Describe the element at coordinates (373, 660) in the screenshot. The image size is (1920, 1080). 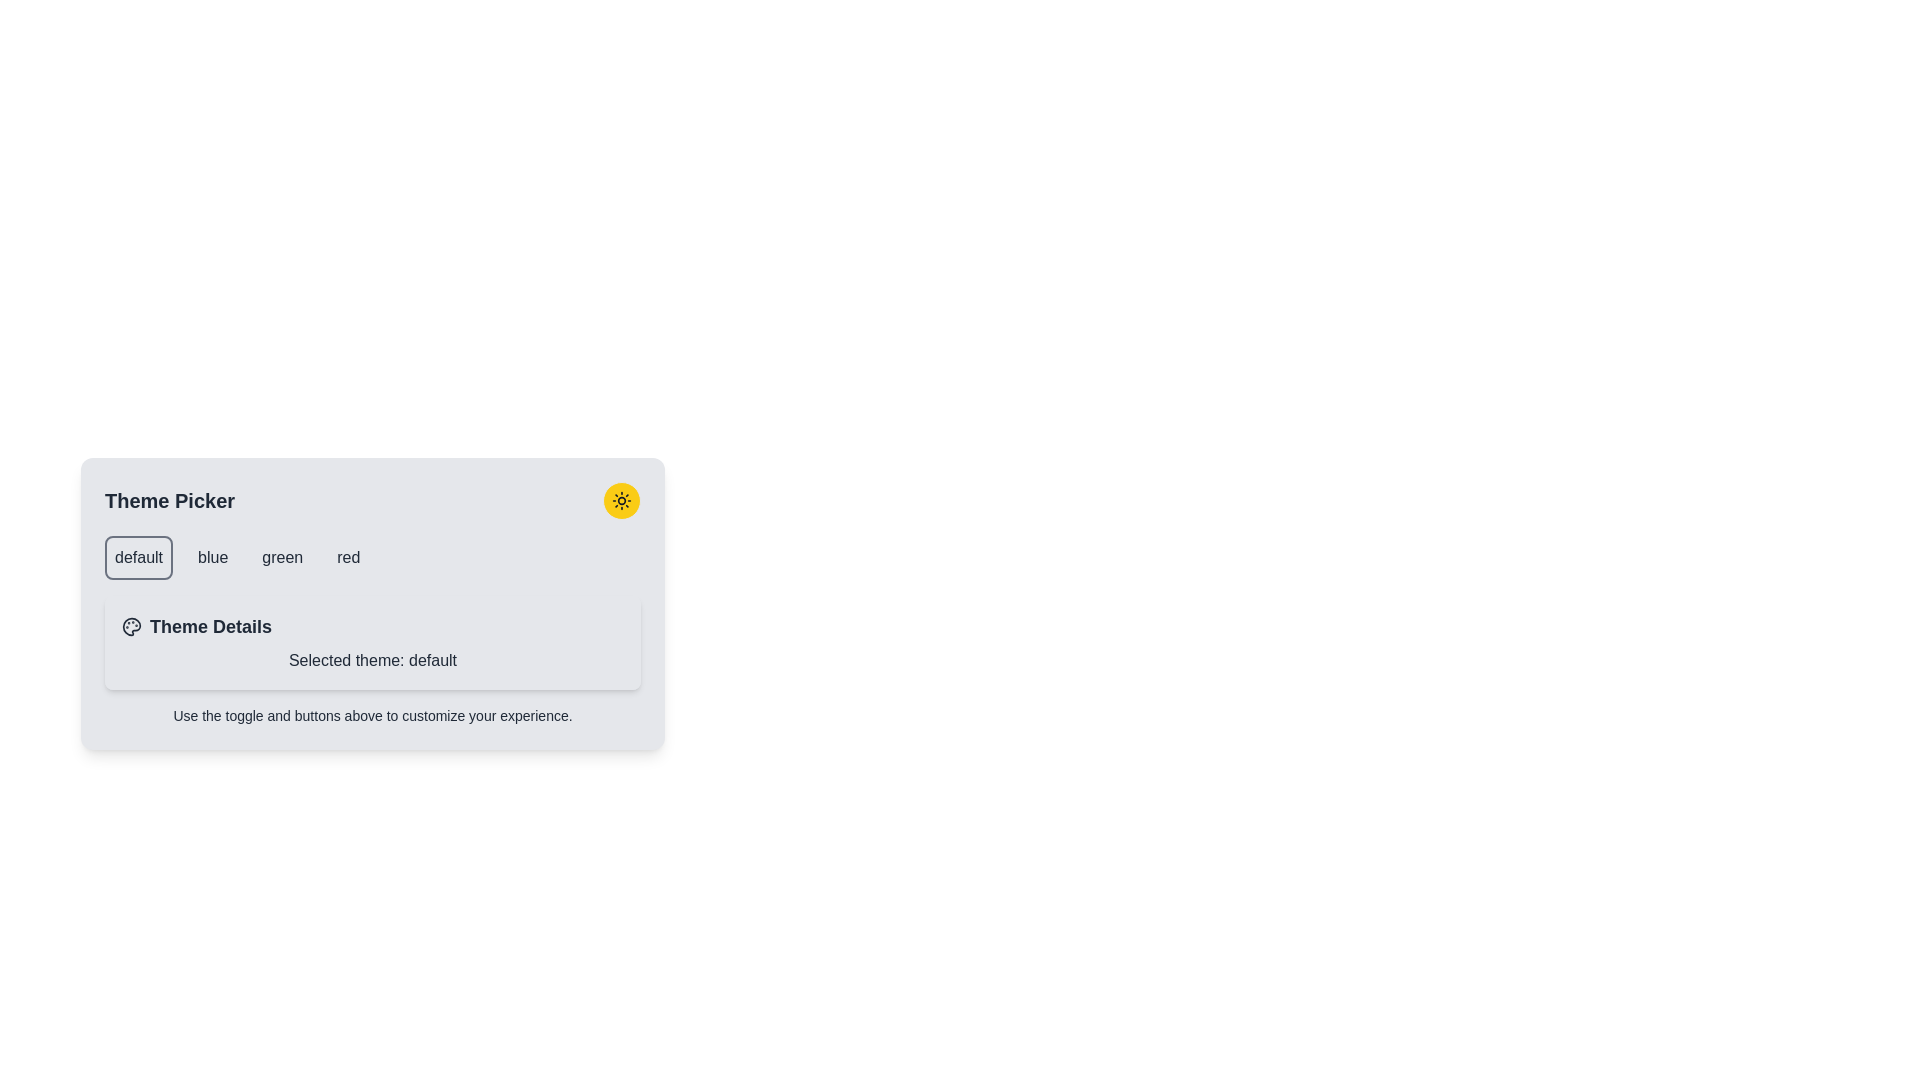
I see `content displayed in the Text Label that shows the currently selected theme 'default', located in the 'Theme Details' section below the title` at that location.